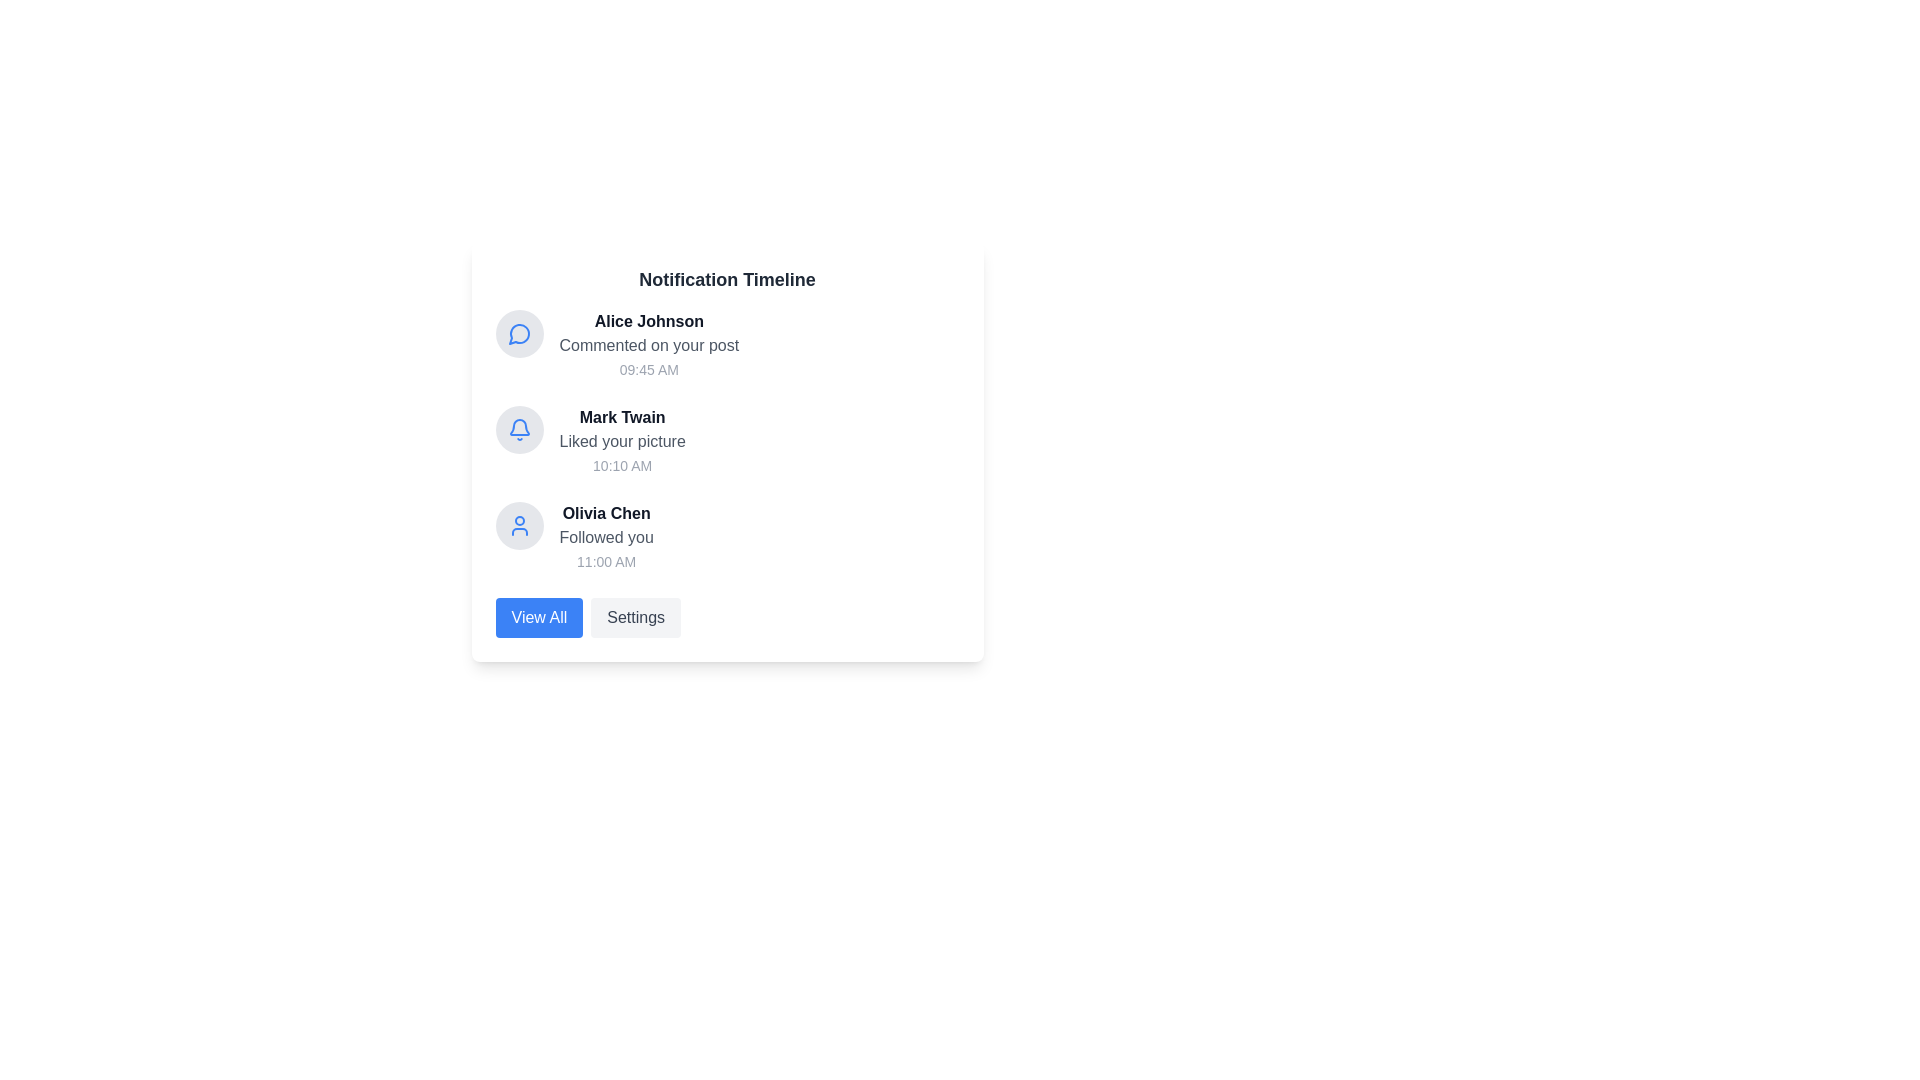  What do you see at coordinates (649, 370) in the screenshot?
I see `timestamp displayed in the gray text label showing '09:45 AM', which is located at the bottom of the notification item for 'Alice Johnson'` at bounding box center [649, 370].